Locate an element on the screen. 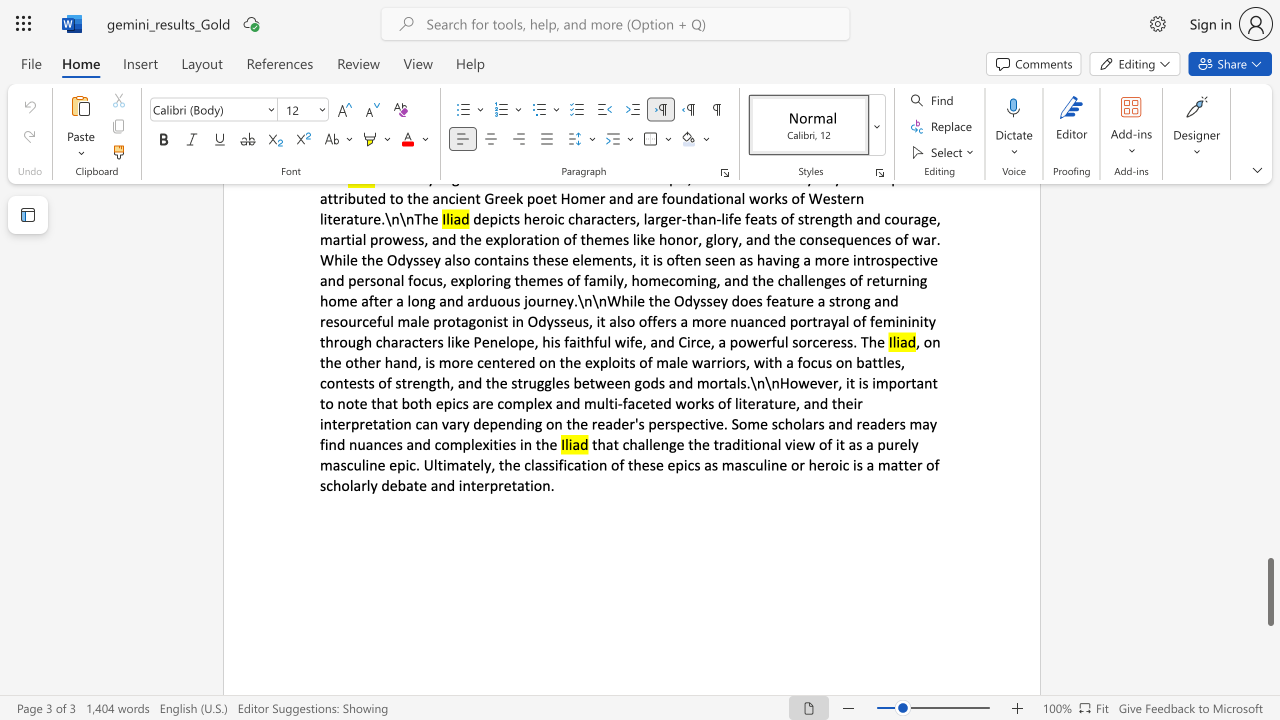 The height and width of the screenshot is (720, 1280). the scrollbar to move the view up is located at coordinates (1269, 348).